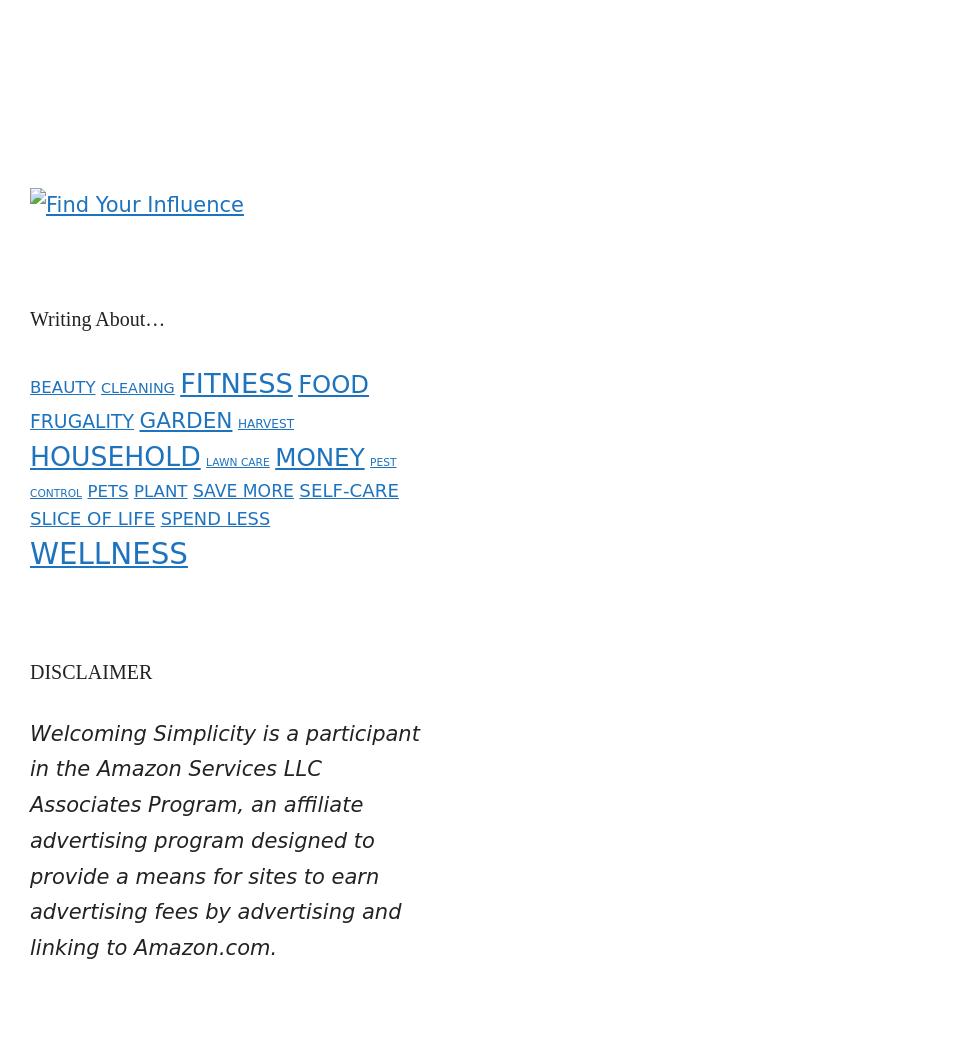  I want to click on 'GARDEN', so click(139, 406).